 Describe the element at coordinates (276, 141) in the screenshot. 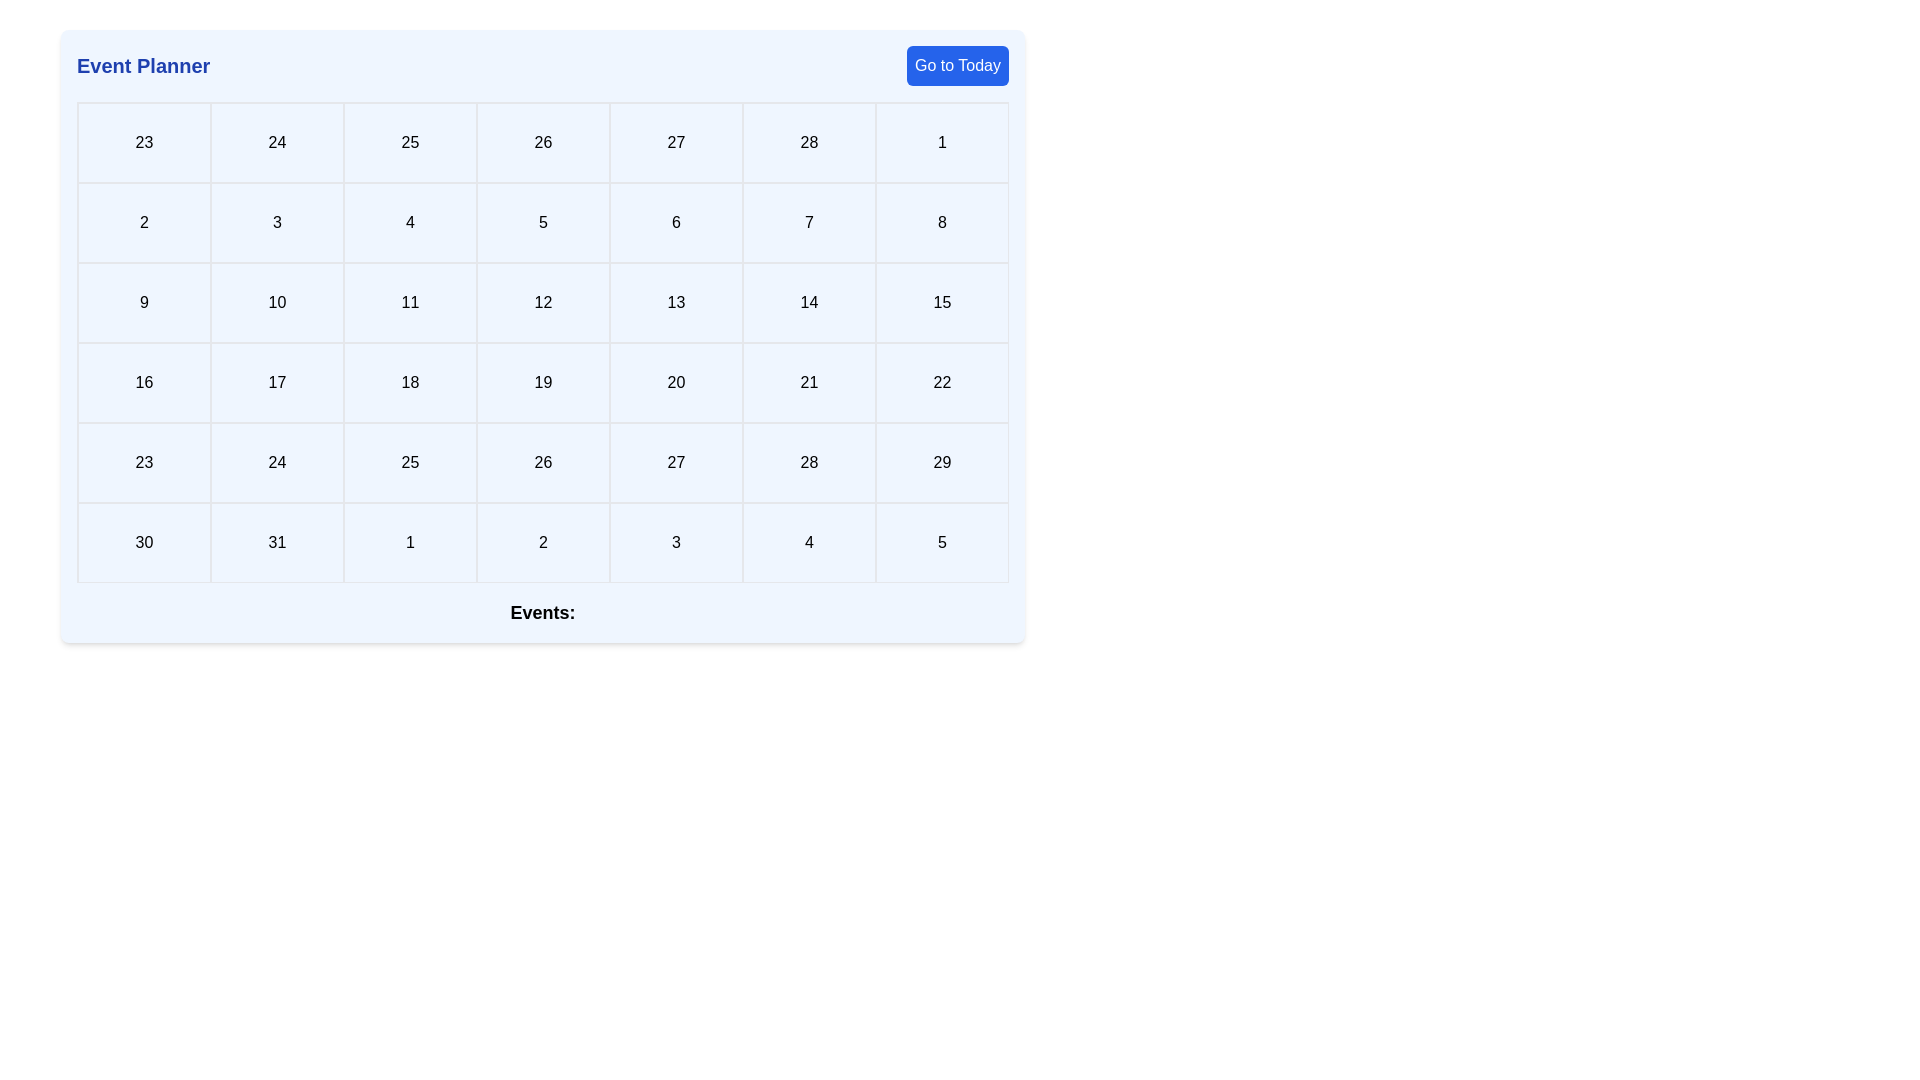

I see `the grid cell displaying the number '24'` at that location.